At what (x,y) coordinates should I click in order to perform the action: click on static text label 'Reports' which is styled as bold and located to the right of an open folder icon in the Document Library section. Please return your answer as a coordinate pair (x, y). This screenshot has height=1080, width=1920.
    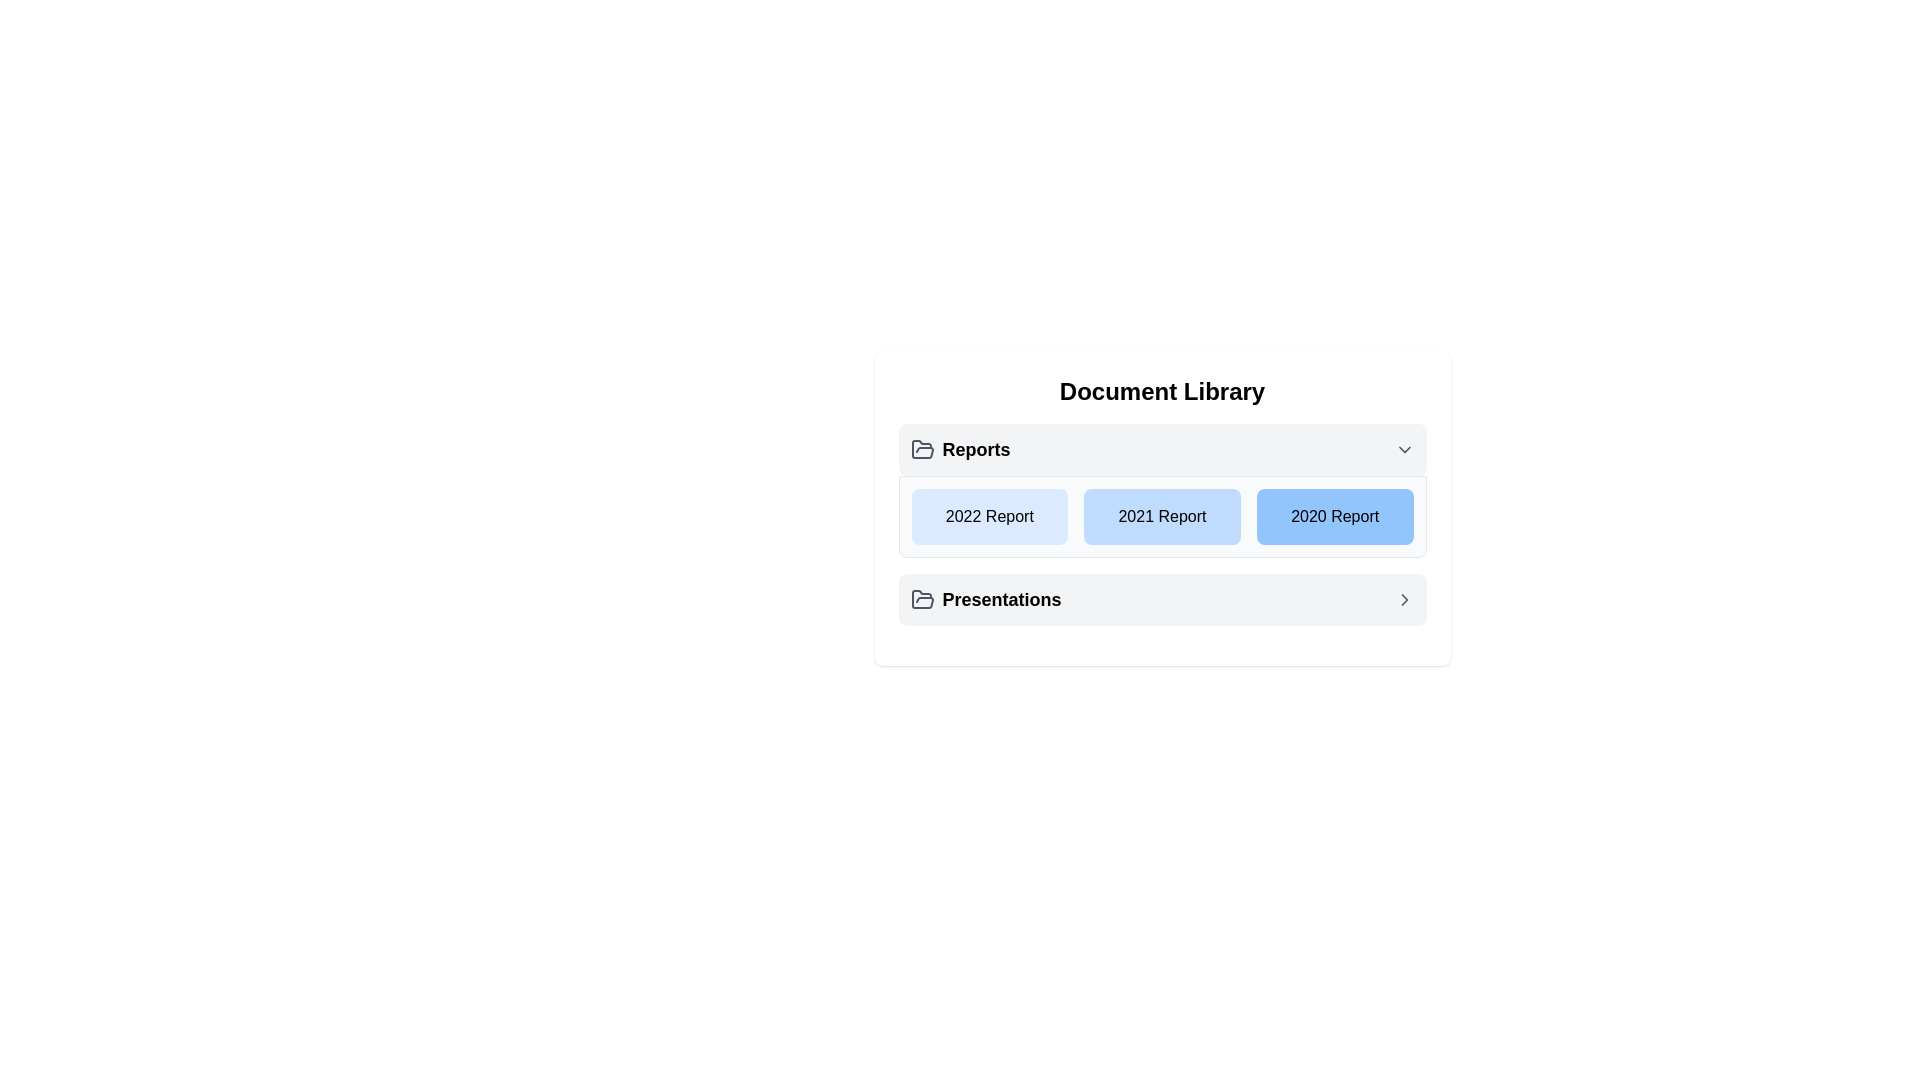
    Looking at the image, I should click on (976, 450).